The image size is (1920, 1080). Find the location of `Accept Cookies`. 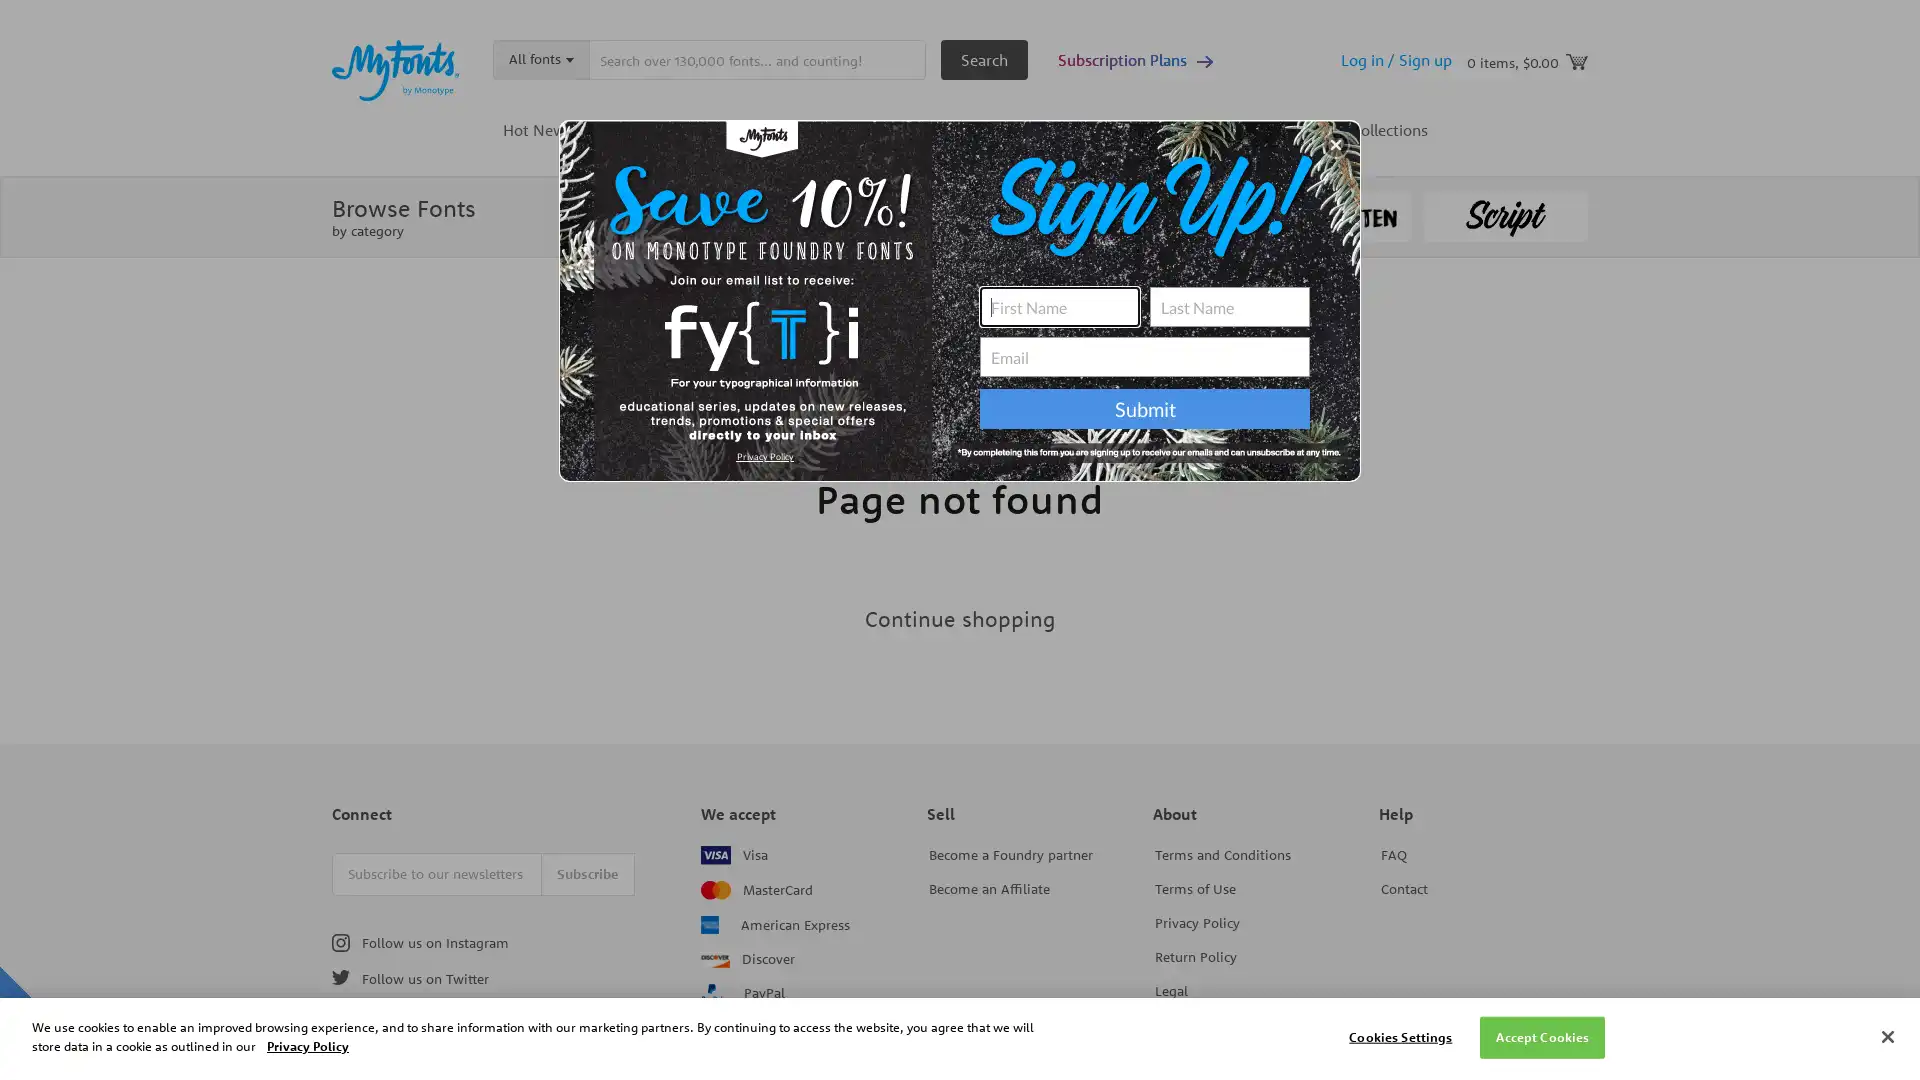

Accept Cookies is located at coordinates (1541, 1036).